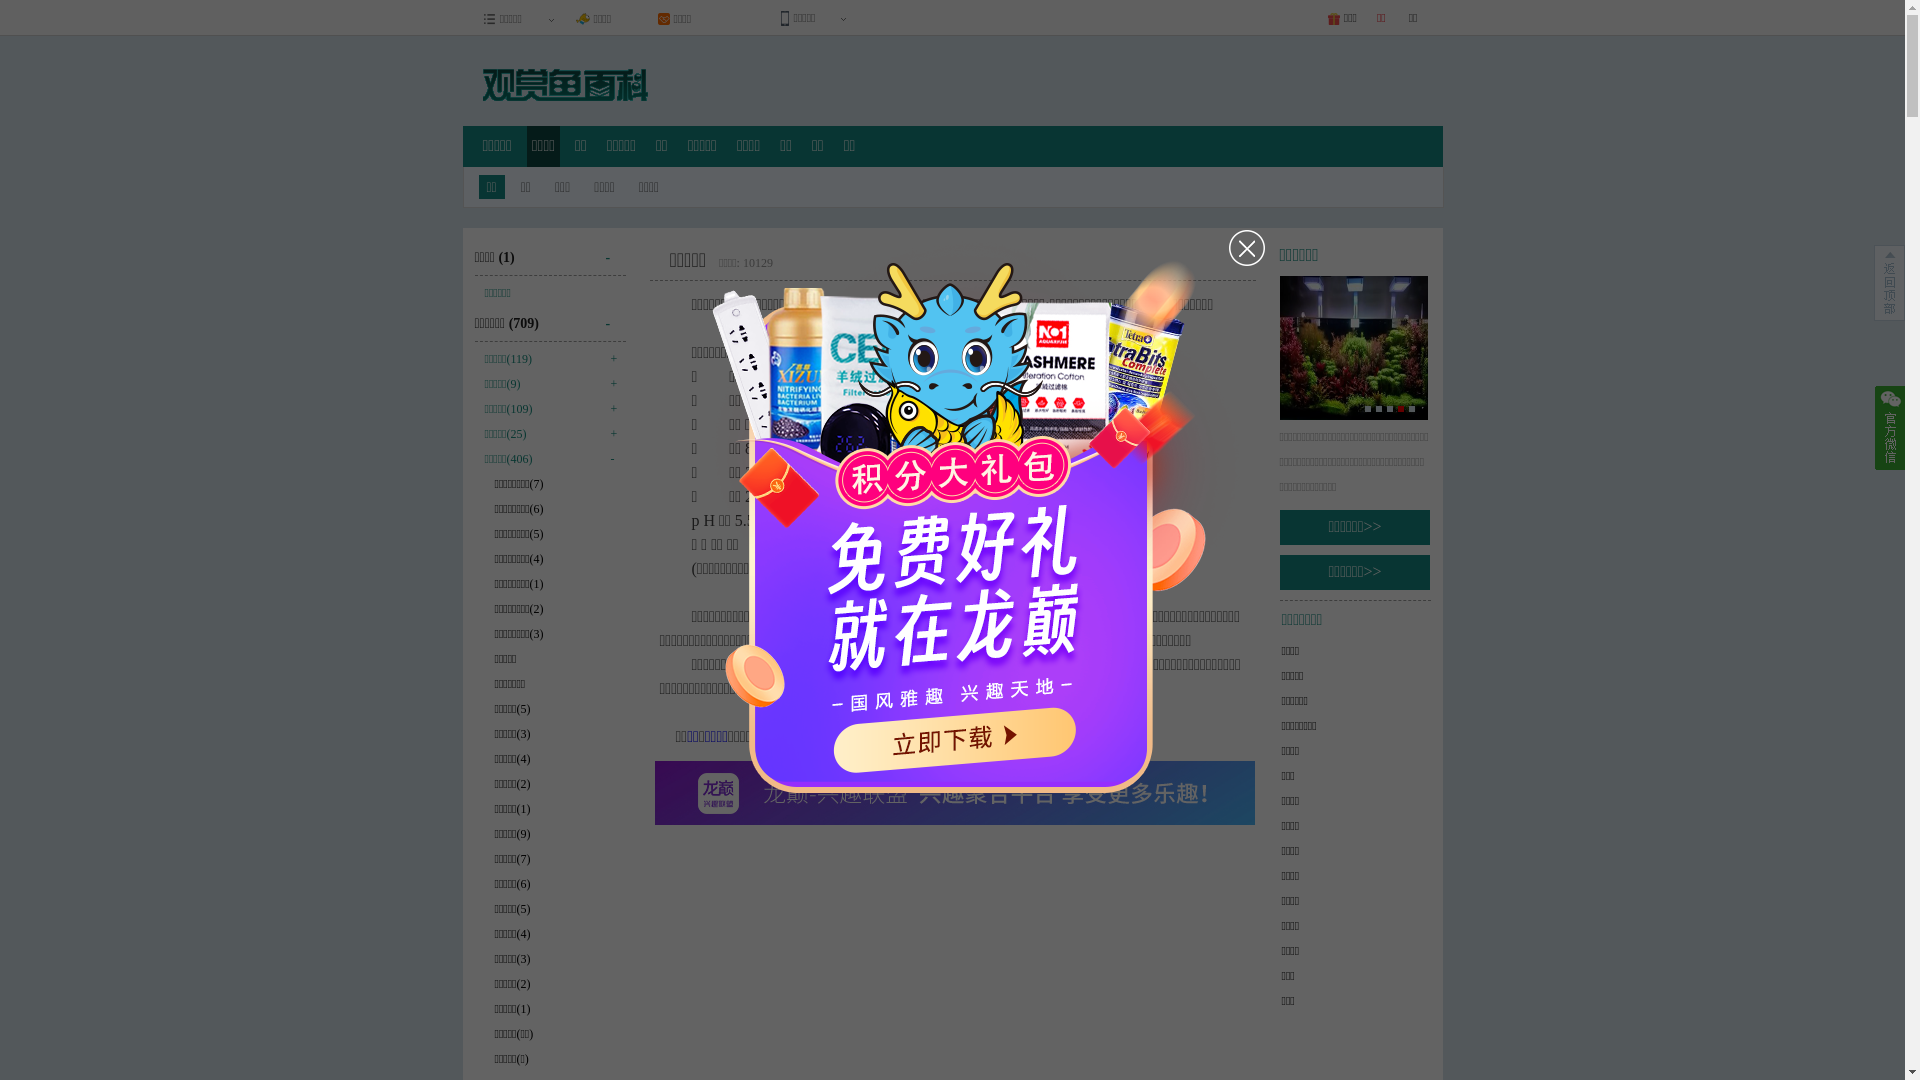 This screenshot has height=1080, width=1920. Describe the element at coordinates (608, 431) in the screenshot. I see `'+'` at that location.